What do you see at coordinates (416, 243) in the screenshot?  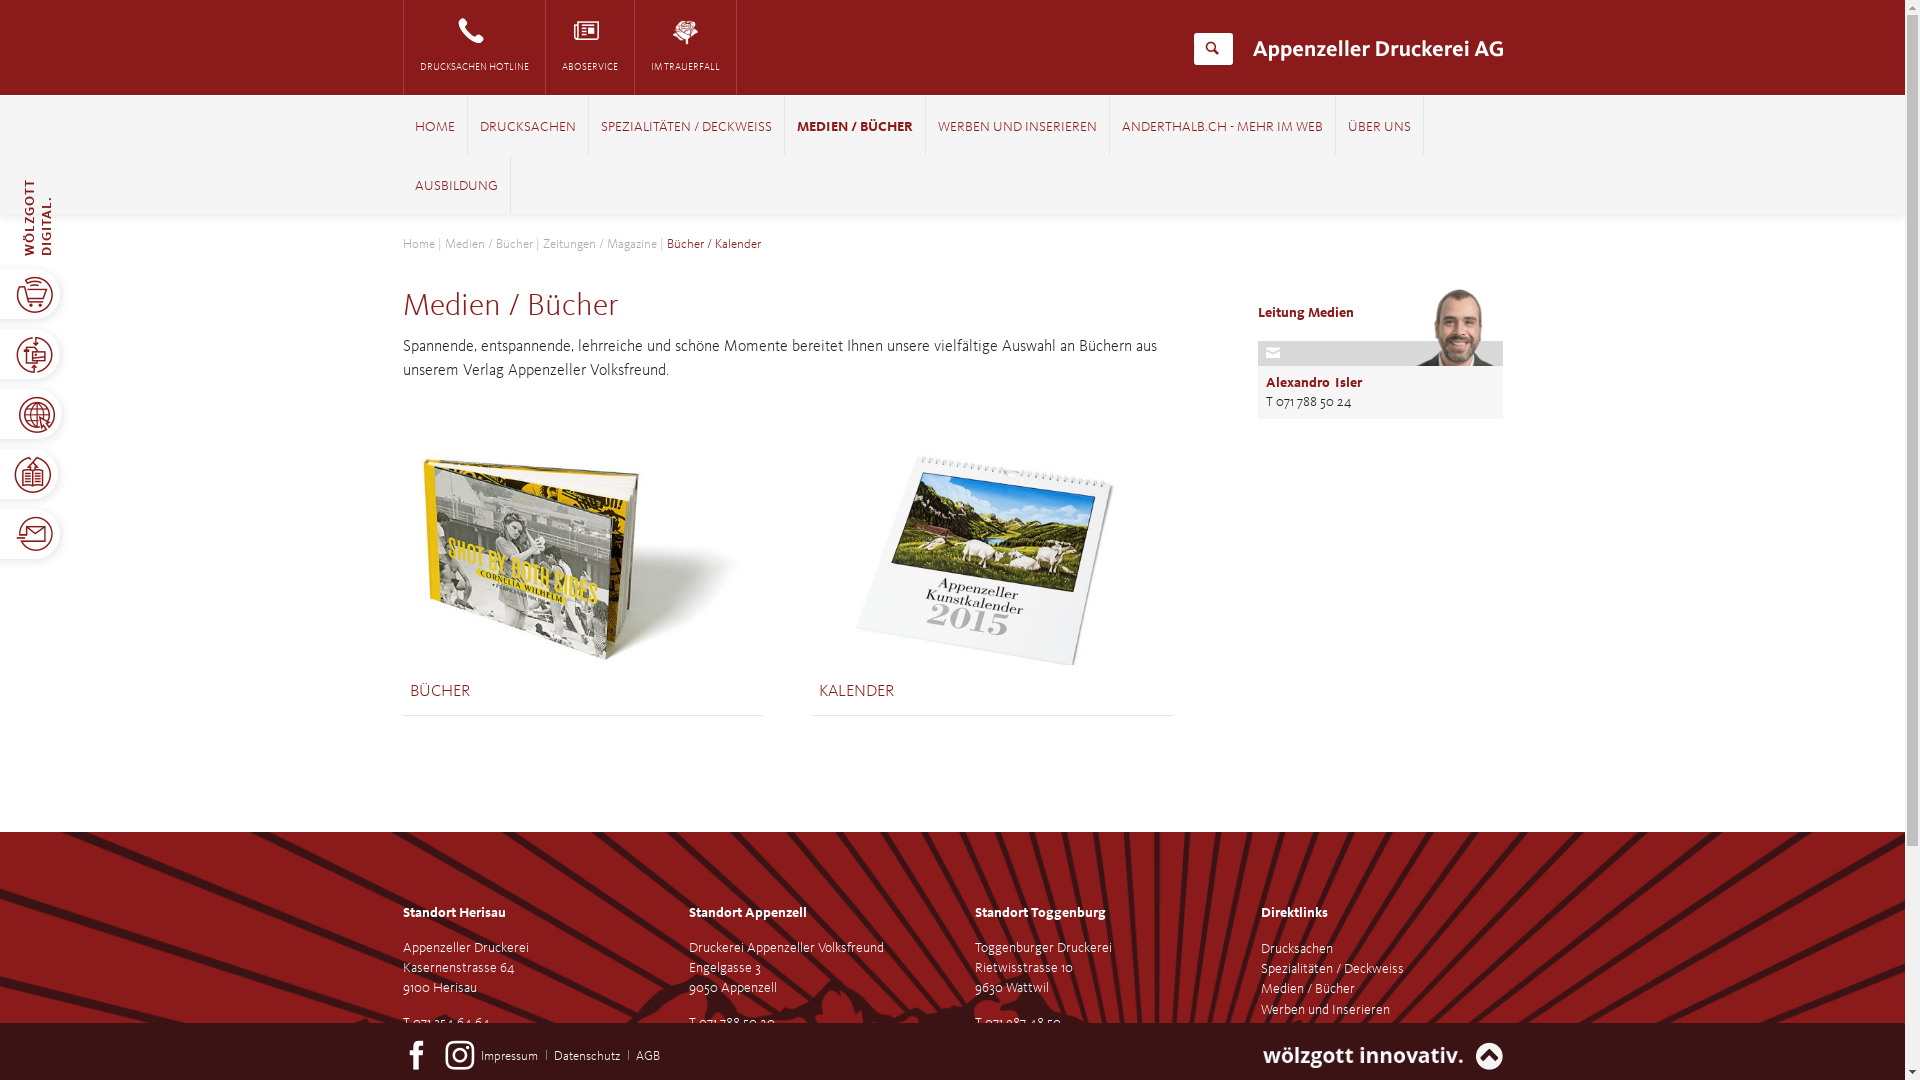 I see `'Home'` at bounding box center [416, 243].